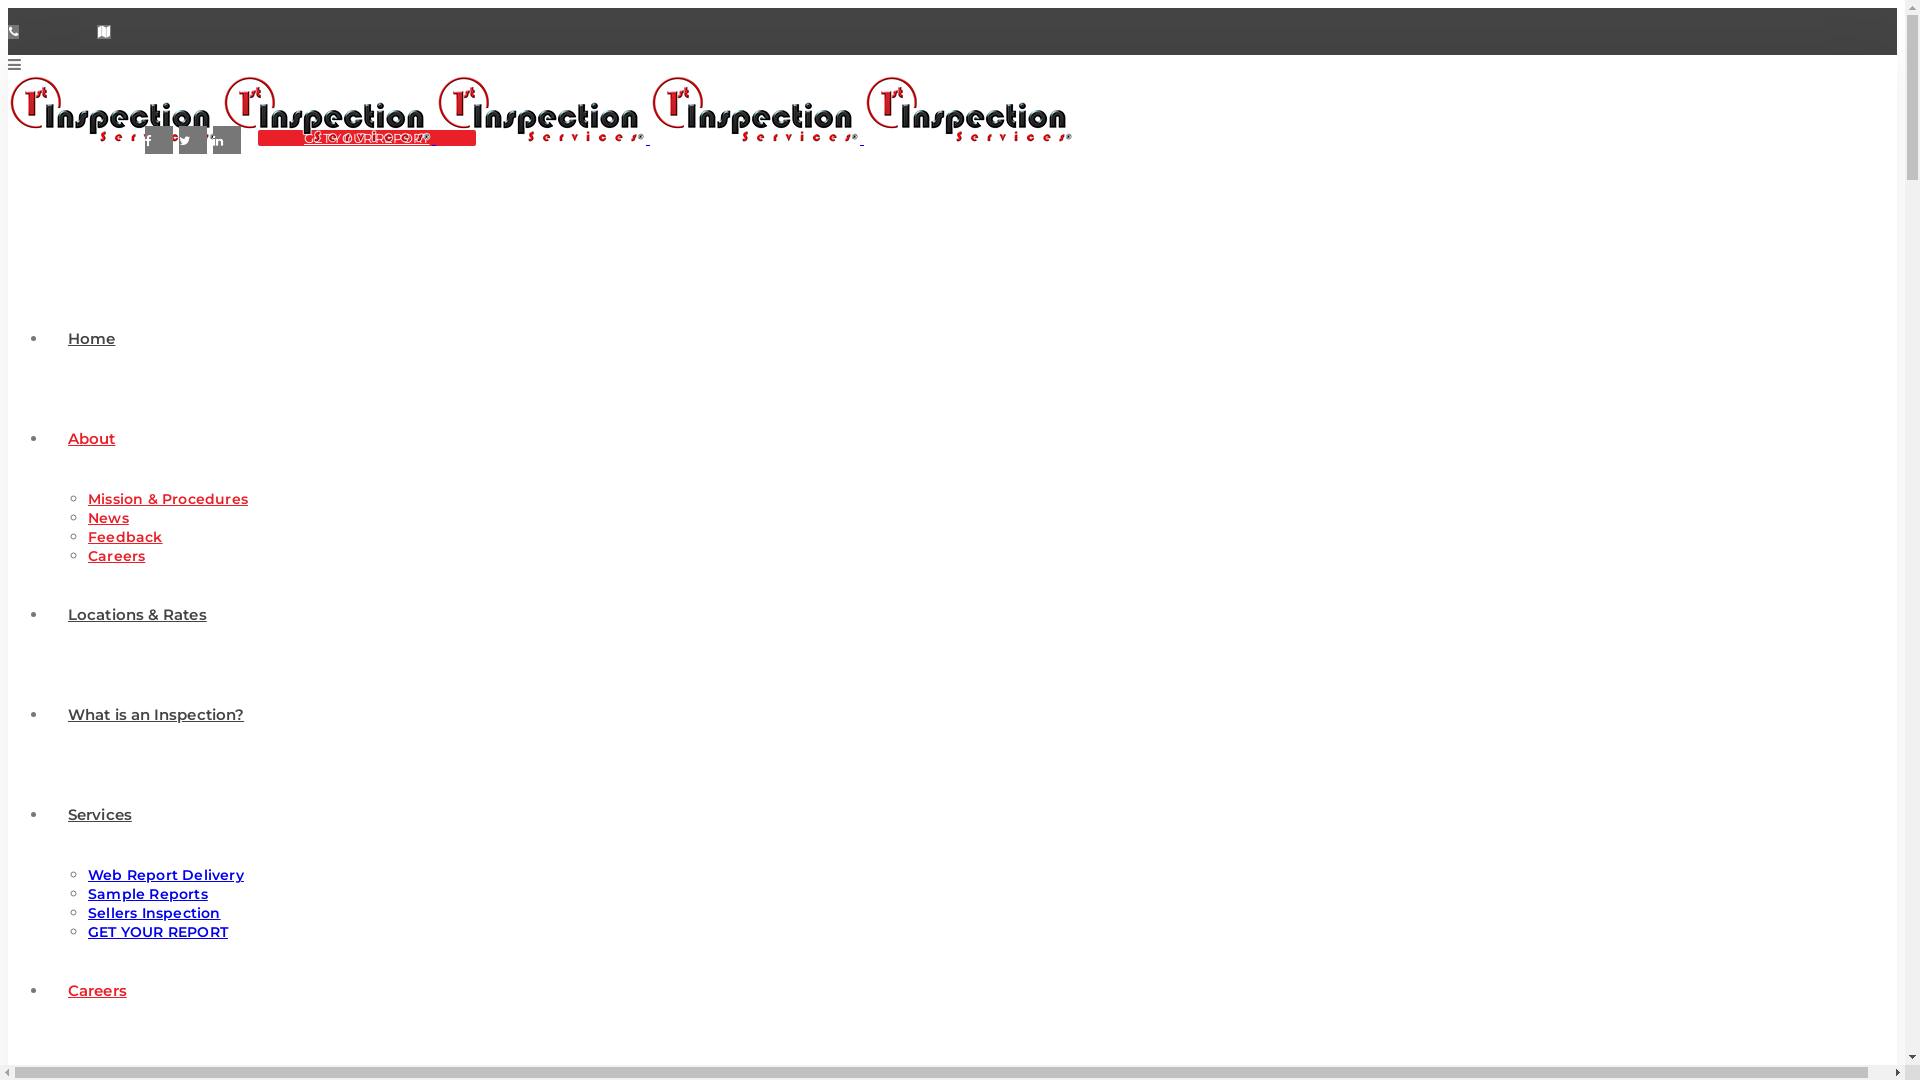 This screenshot has width=1920, height=1080. What do you see at coordinates (96, 990) in the screenshot?
I see `'Careers'` at bounding box center [96, 990].